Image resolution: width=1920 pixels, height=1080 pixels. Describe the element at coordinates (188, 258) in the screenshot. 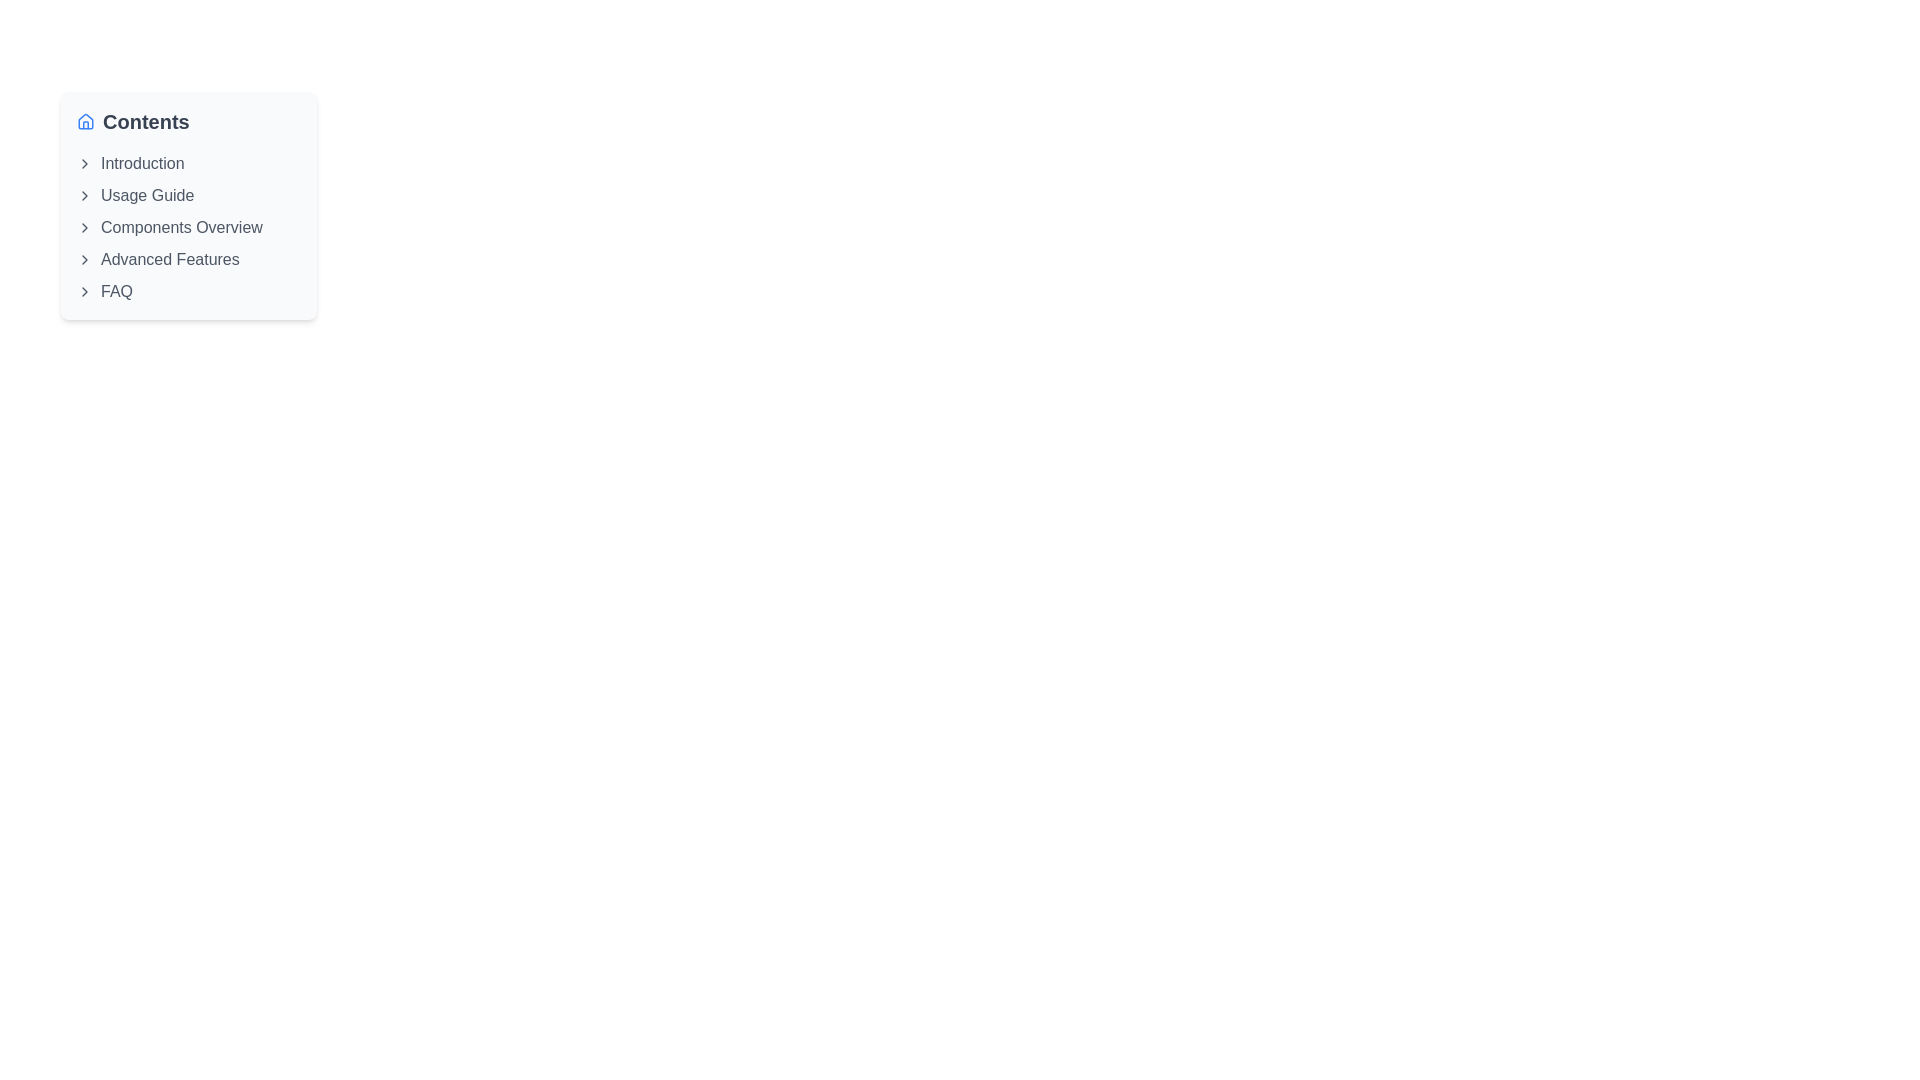

I see `the 'Advanced Features' navigation link in the sidebar to change its text color from gray to blue` at that location.